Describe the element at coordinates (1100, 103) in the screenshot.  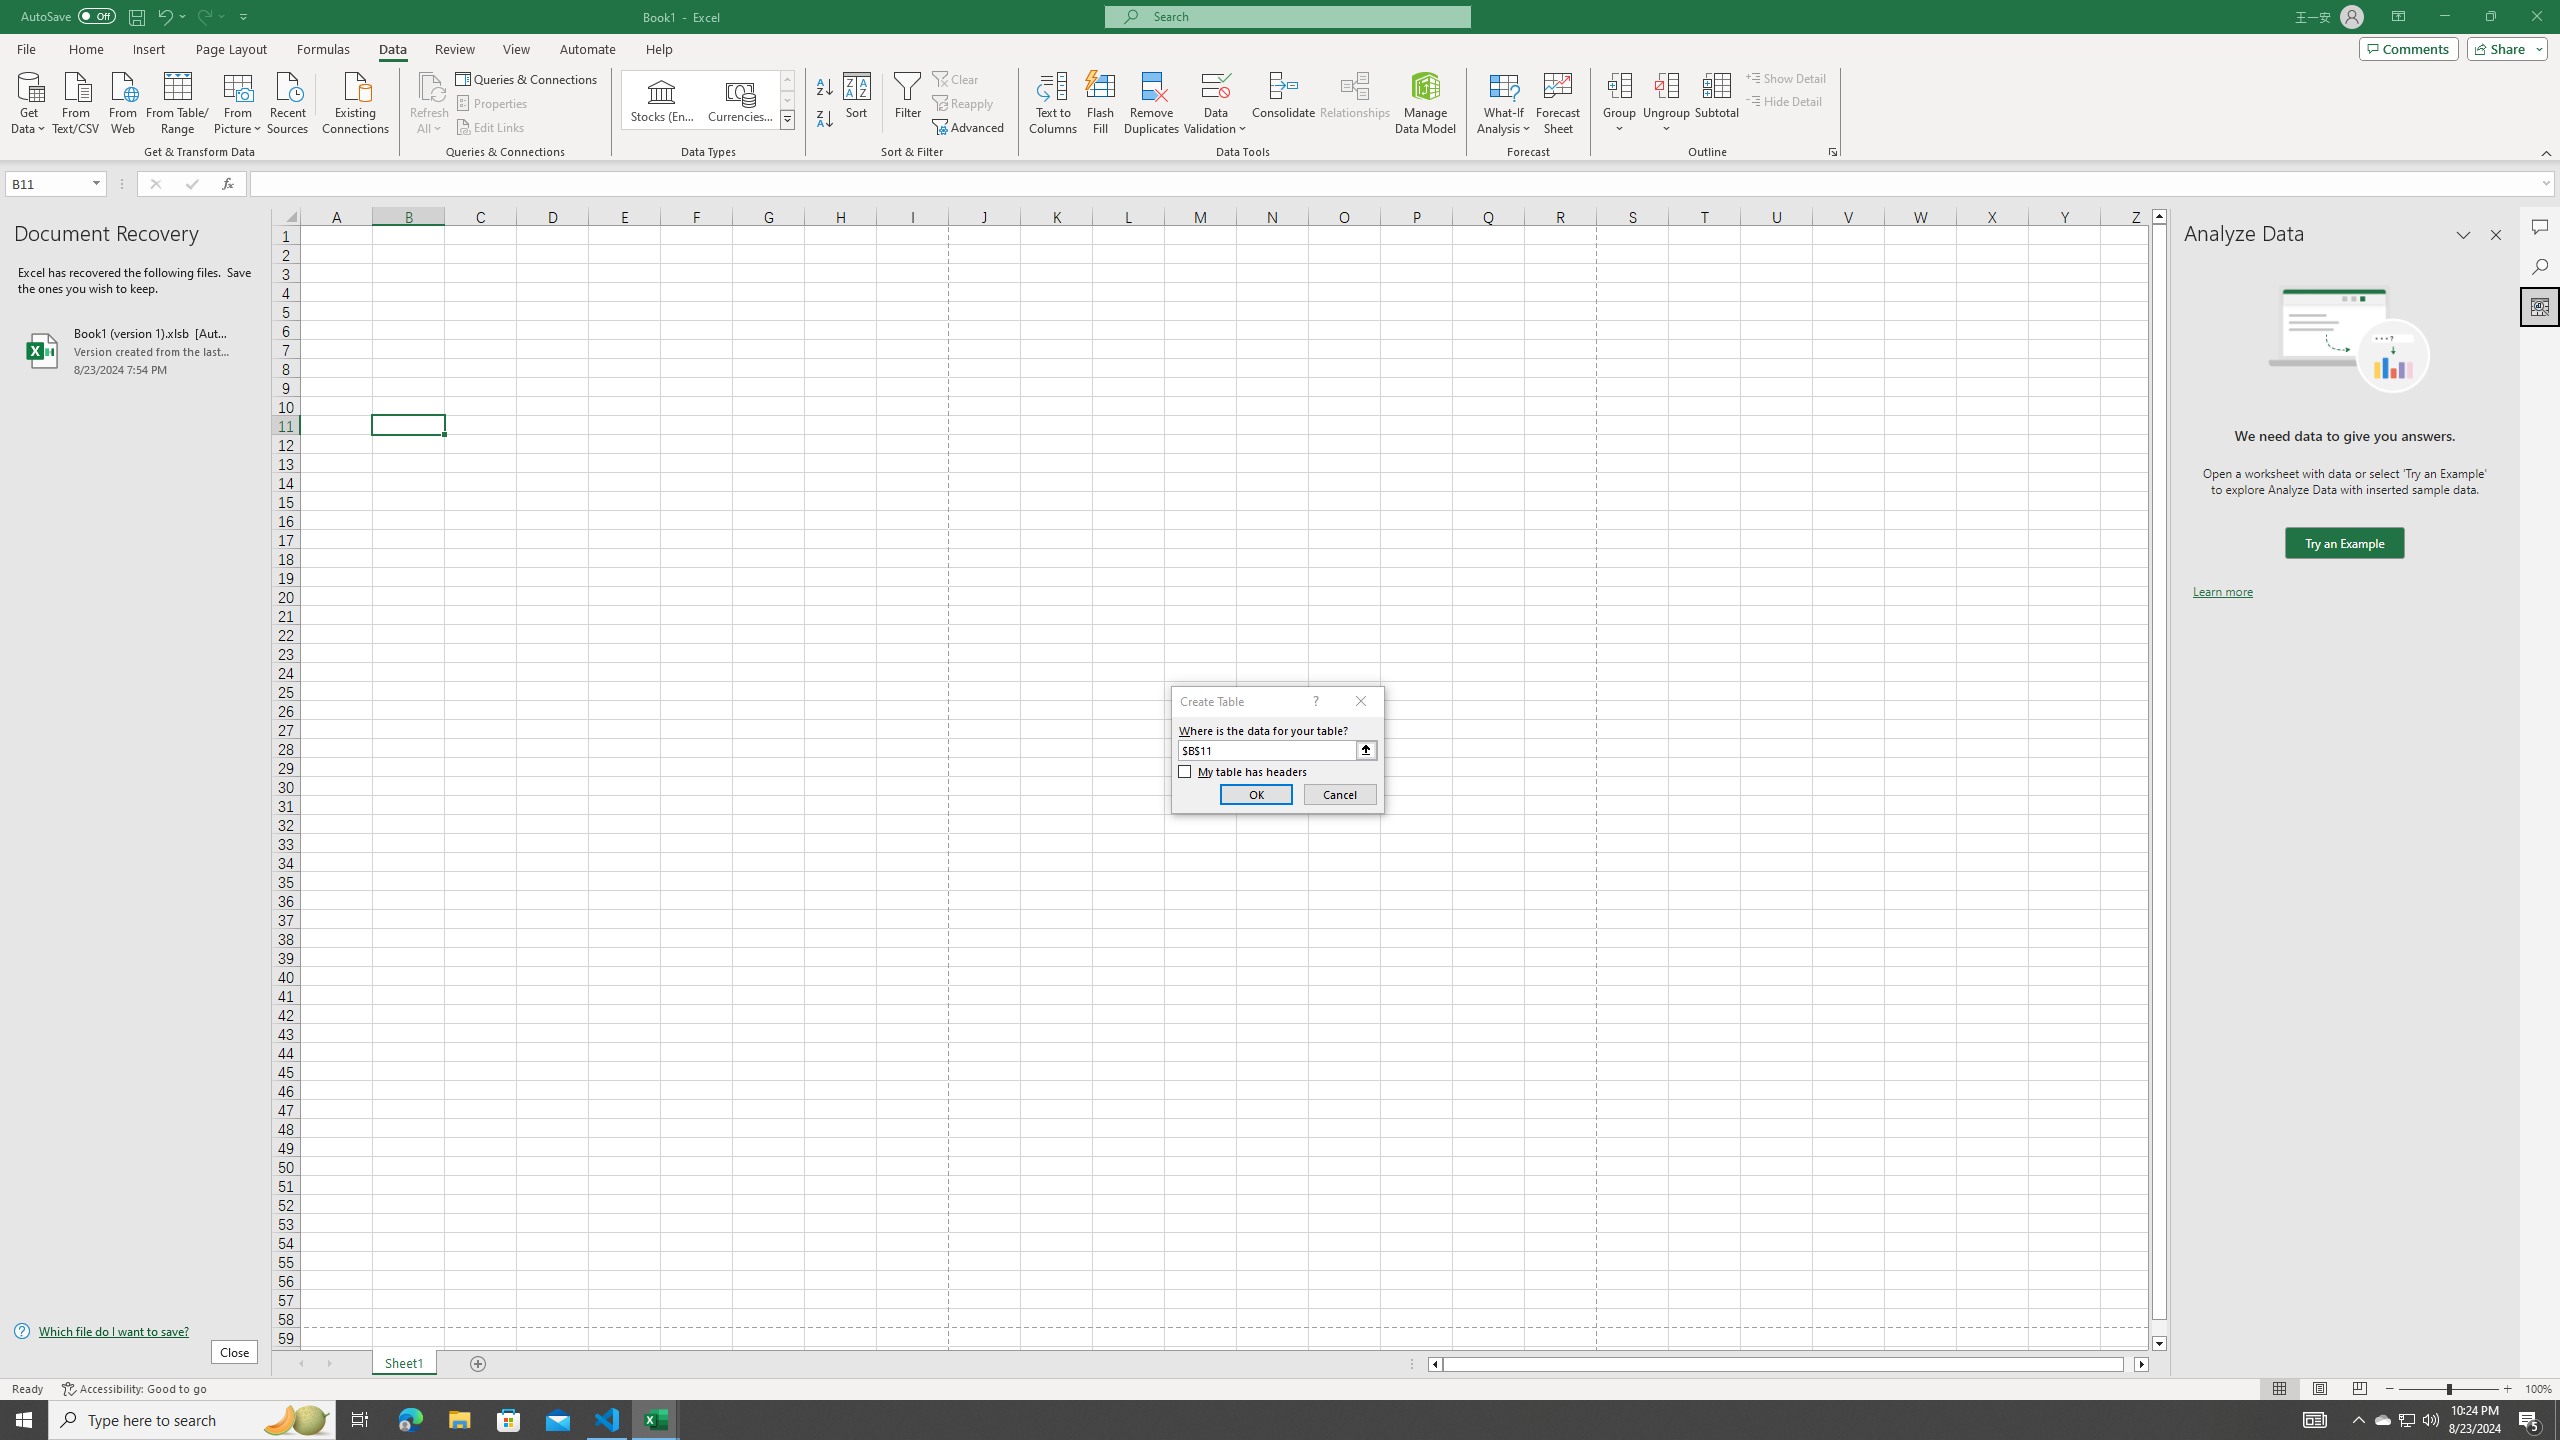
I see `'Flash Fill'` at that location.